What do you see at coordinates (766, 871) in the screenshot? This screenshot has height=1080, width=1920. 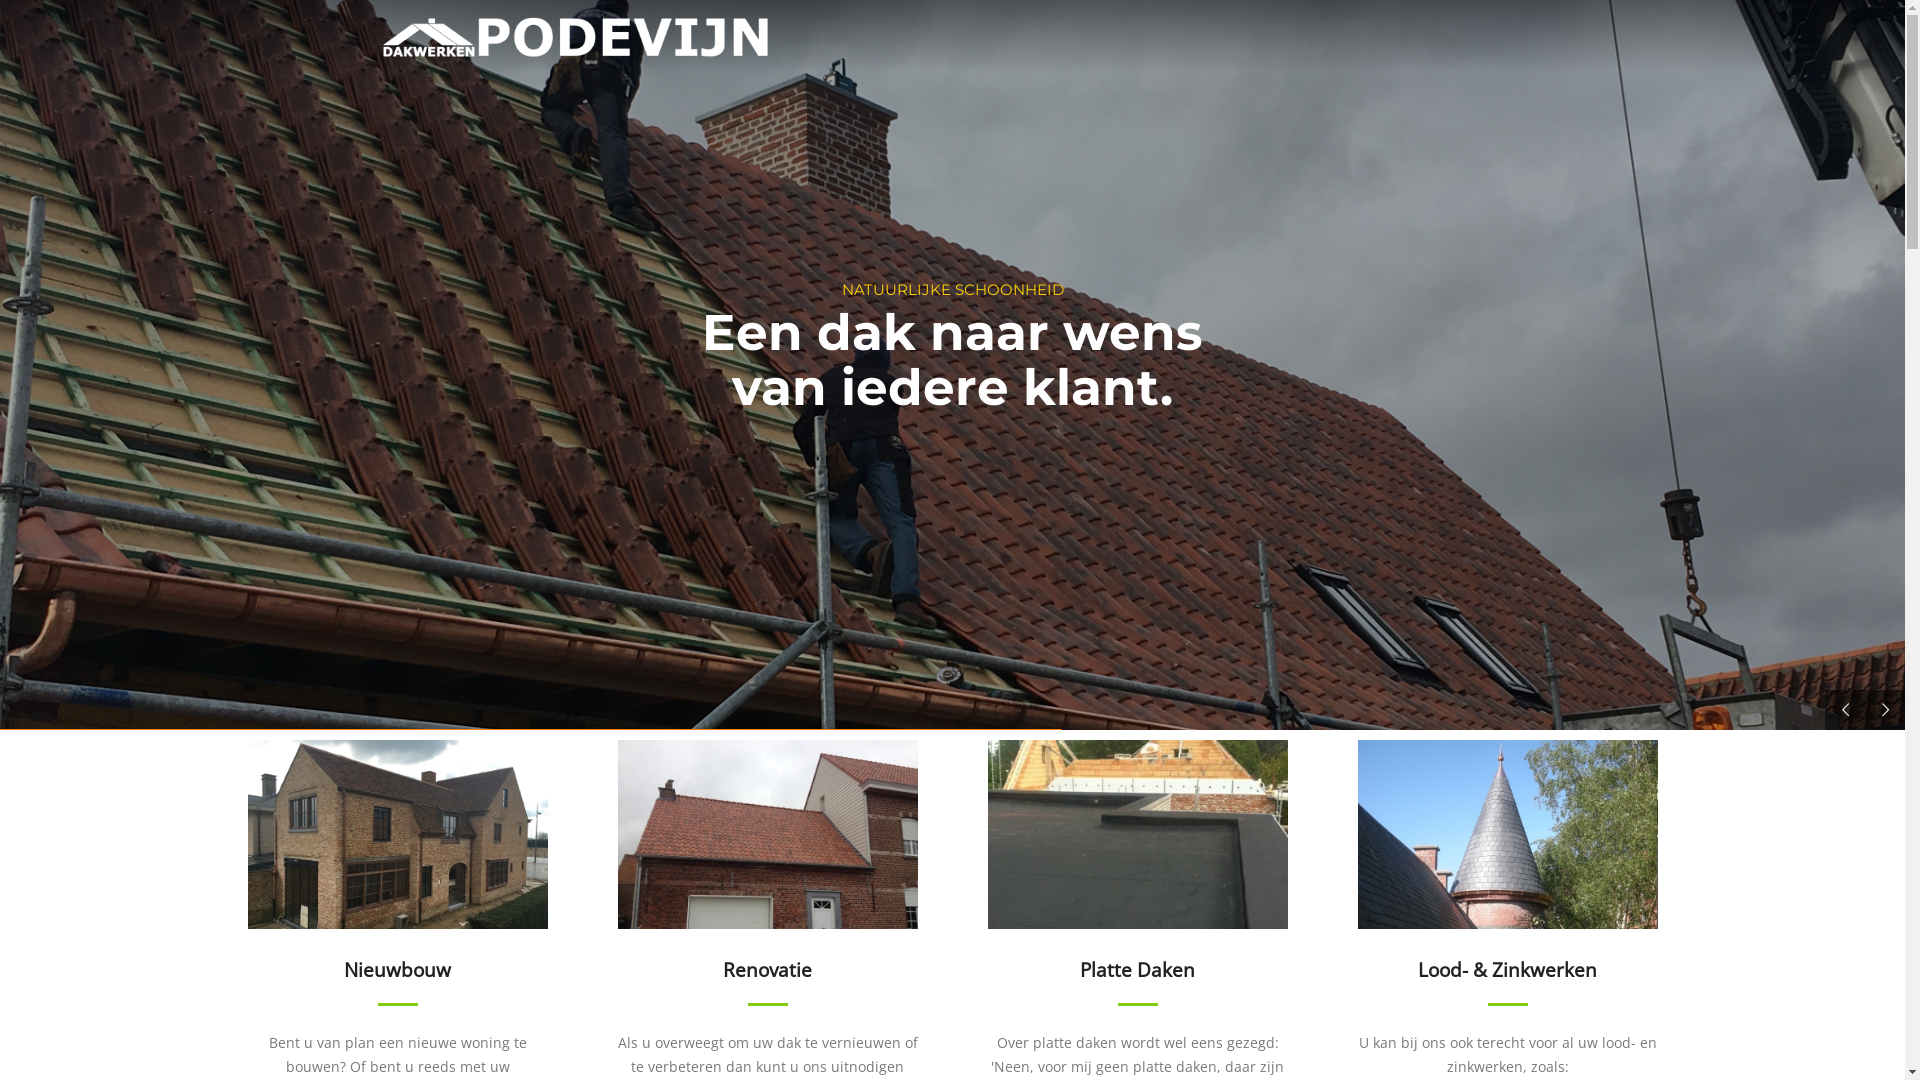 I see `'Renovatie'` at bounding box center [766, 871].